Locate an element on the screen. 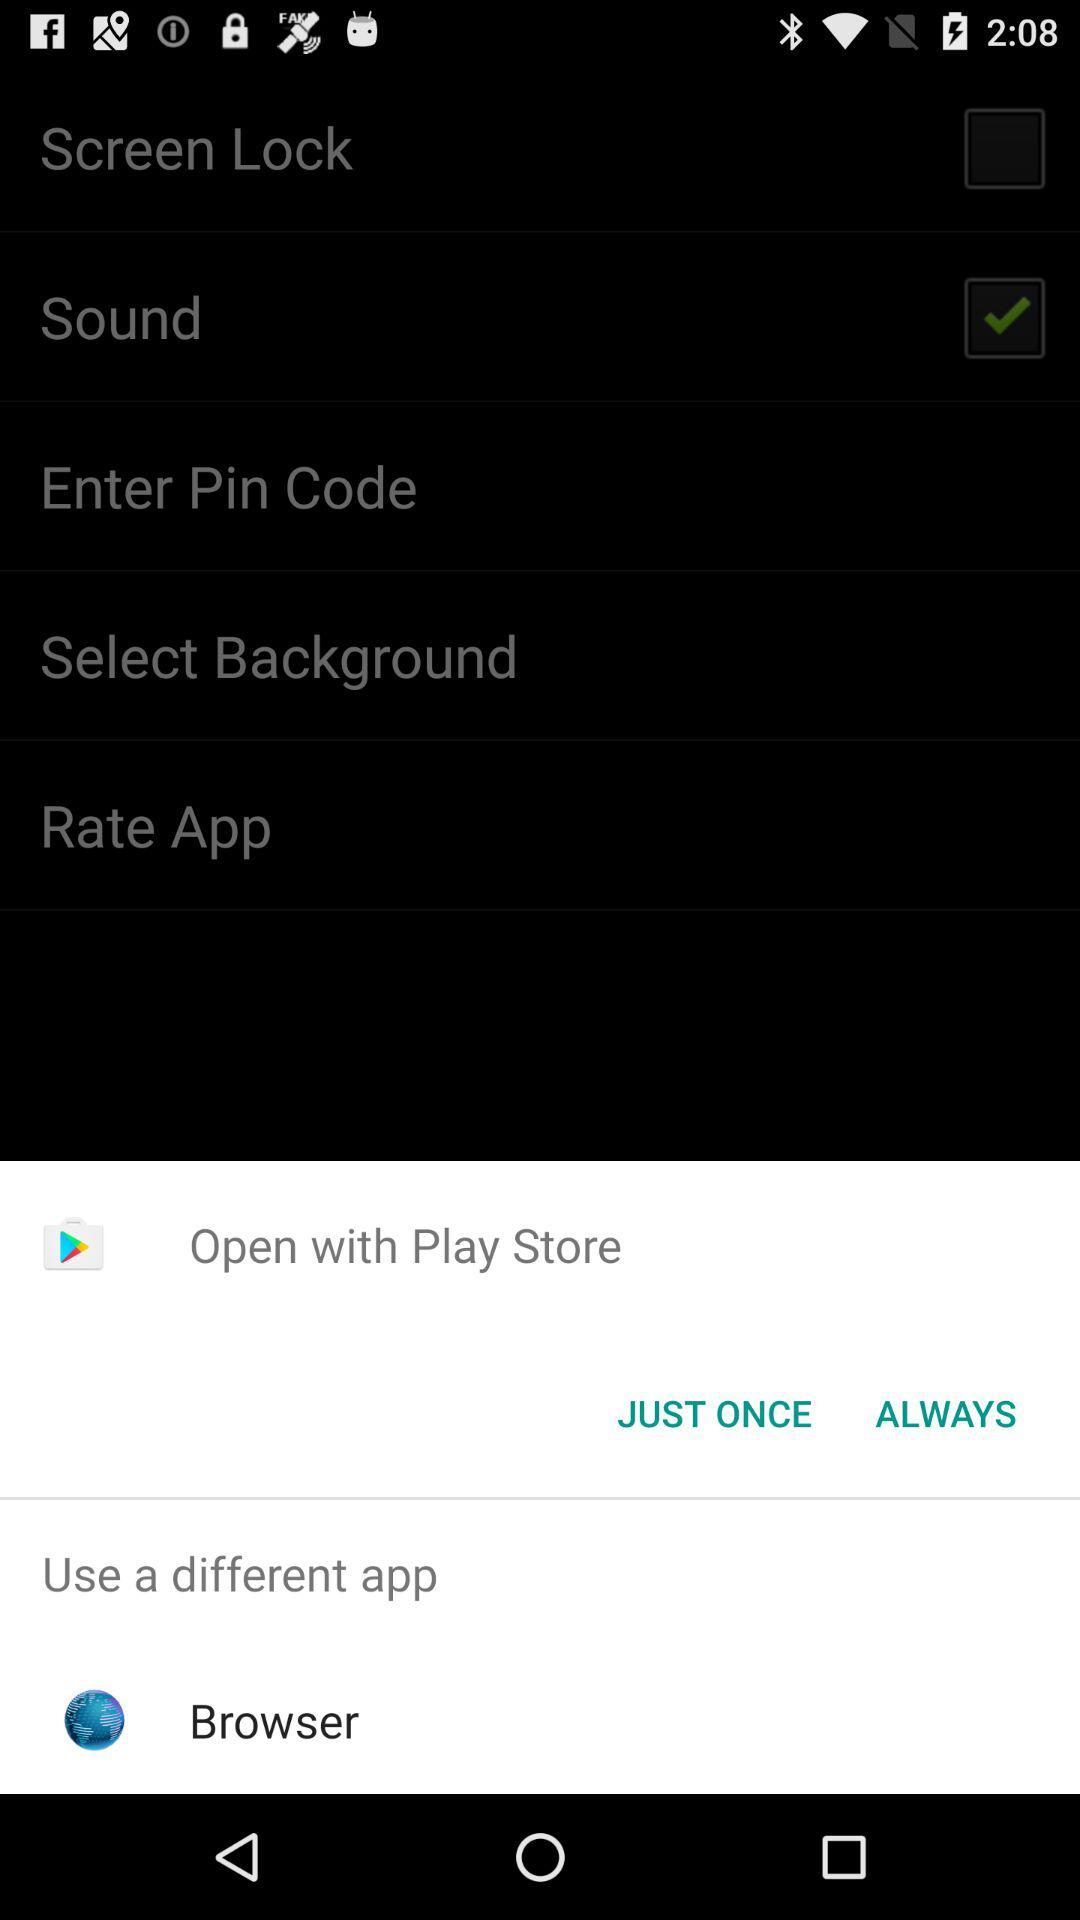  browser is located at coordinates (274, 1719).